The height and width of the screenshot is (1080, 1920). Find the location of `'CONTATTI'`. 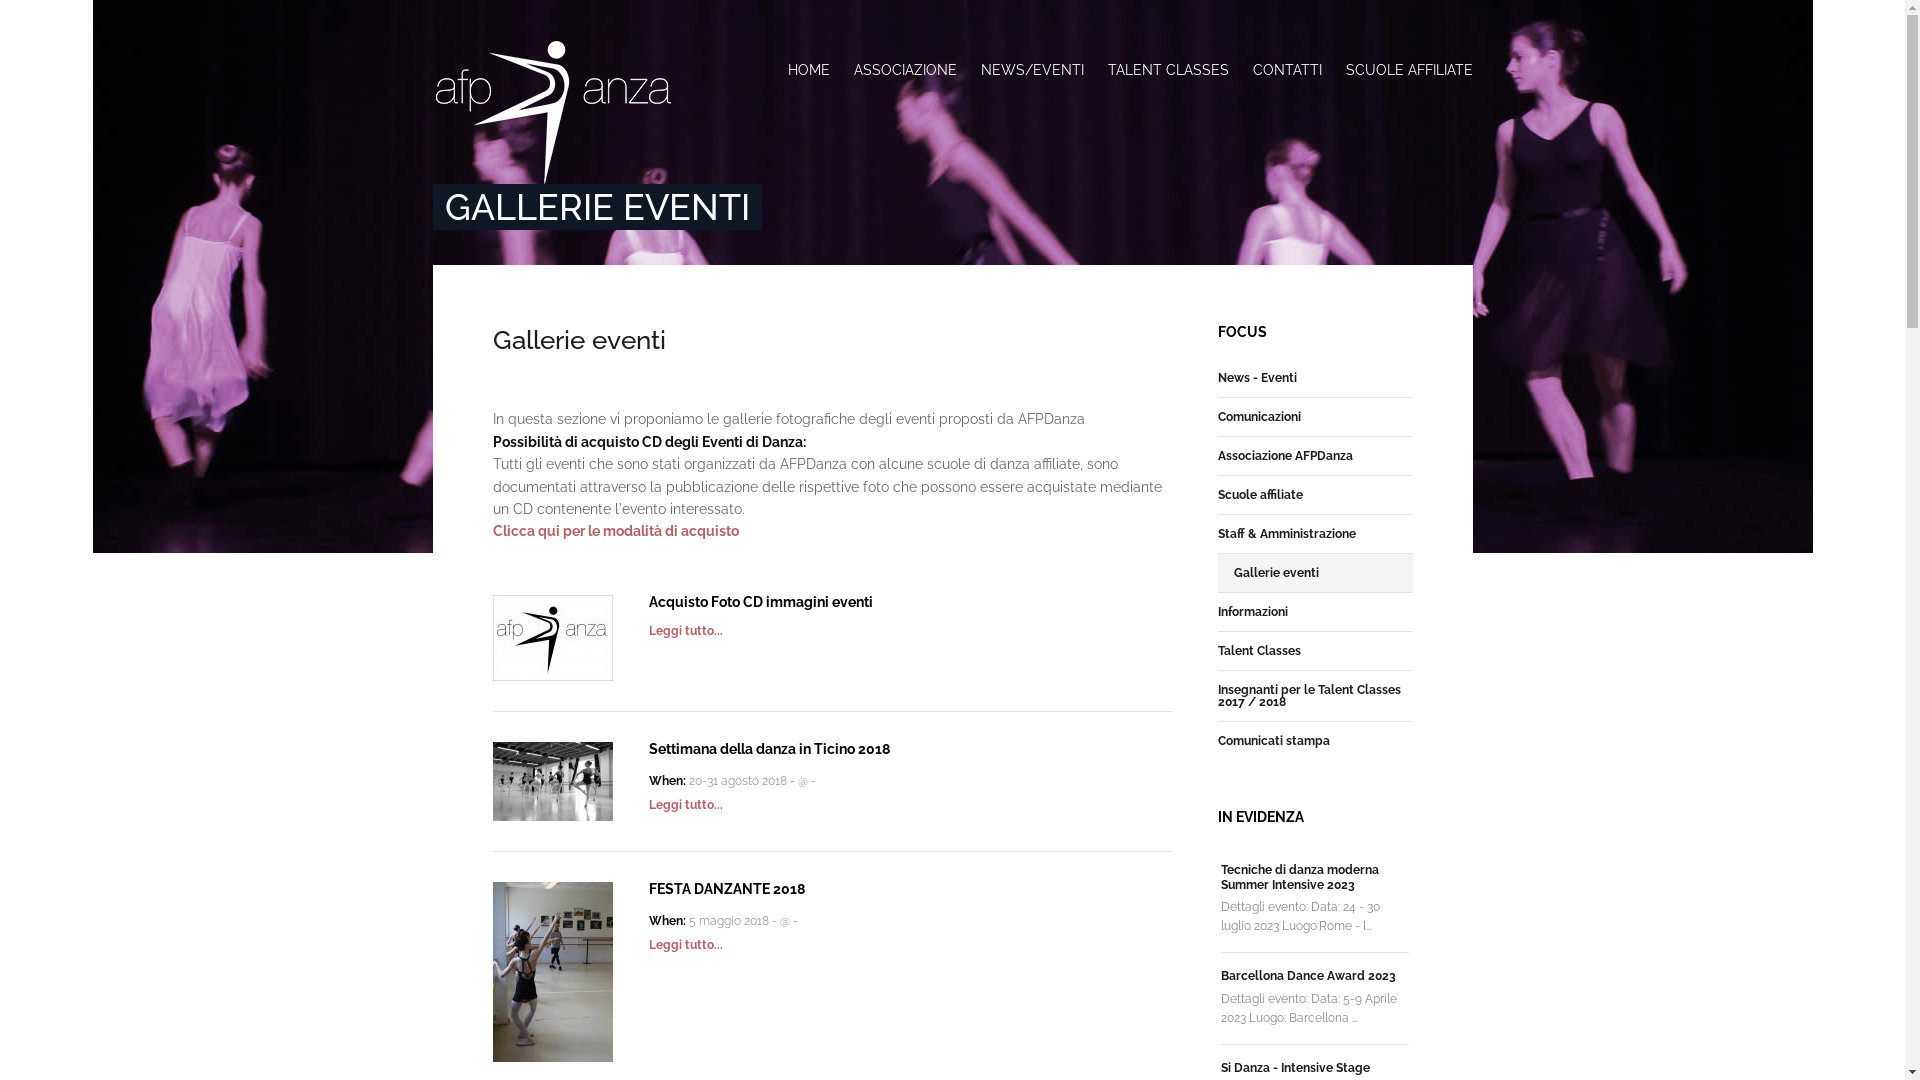

'CONTATTI' is located at coordinates (1286, 68).